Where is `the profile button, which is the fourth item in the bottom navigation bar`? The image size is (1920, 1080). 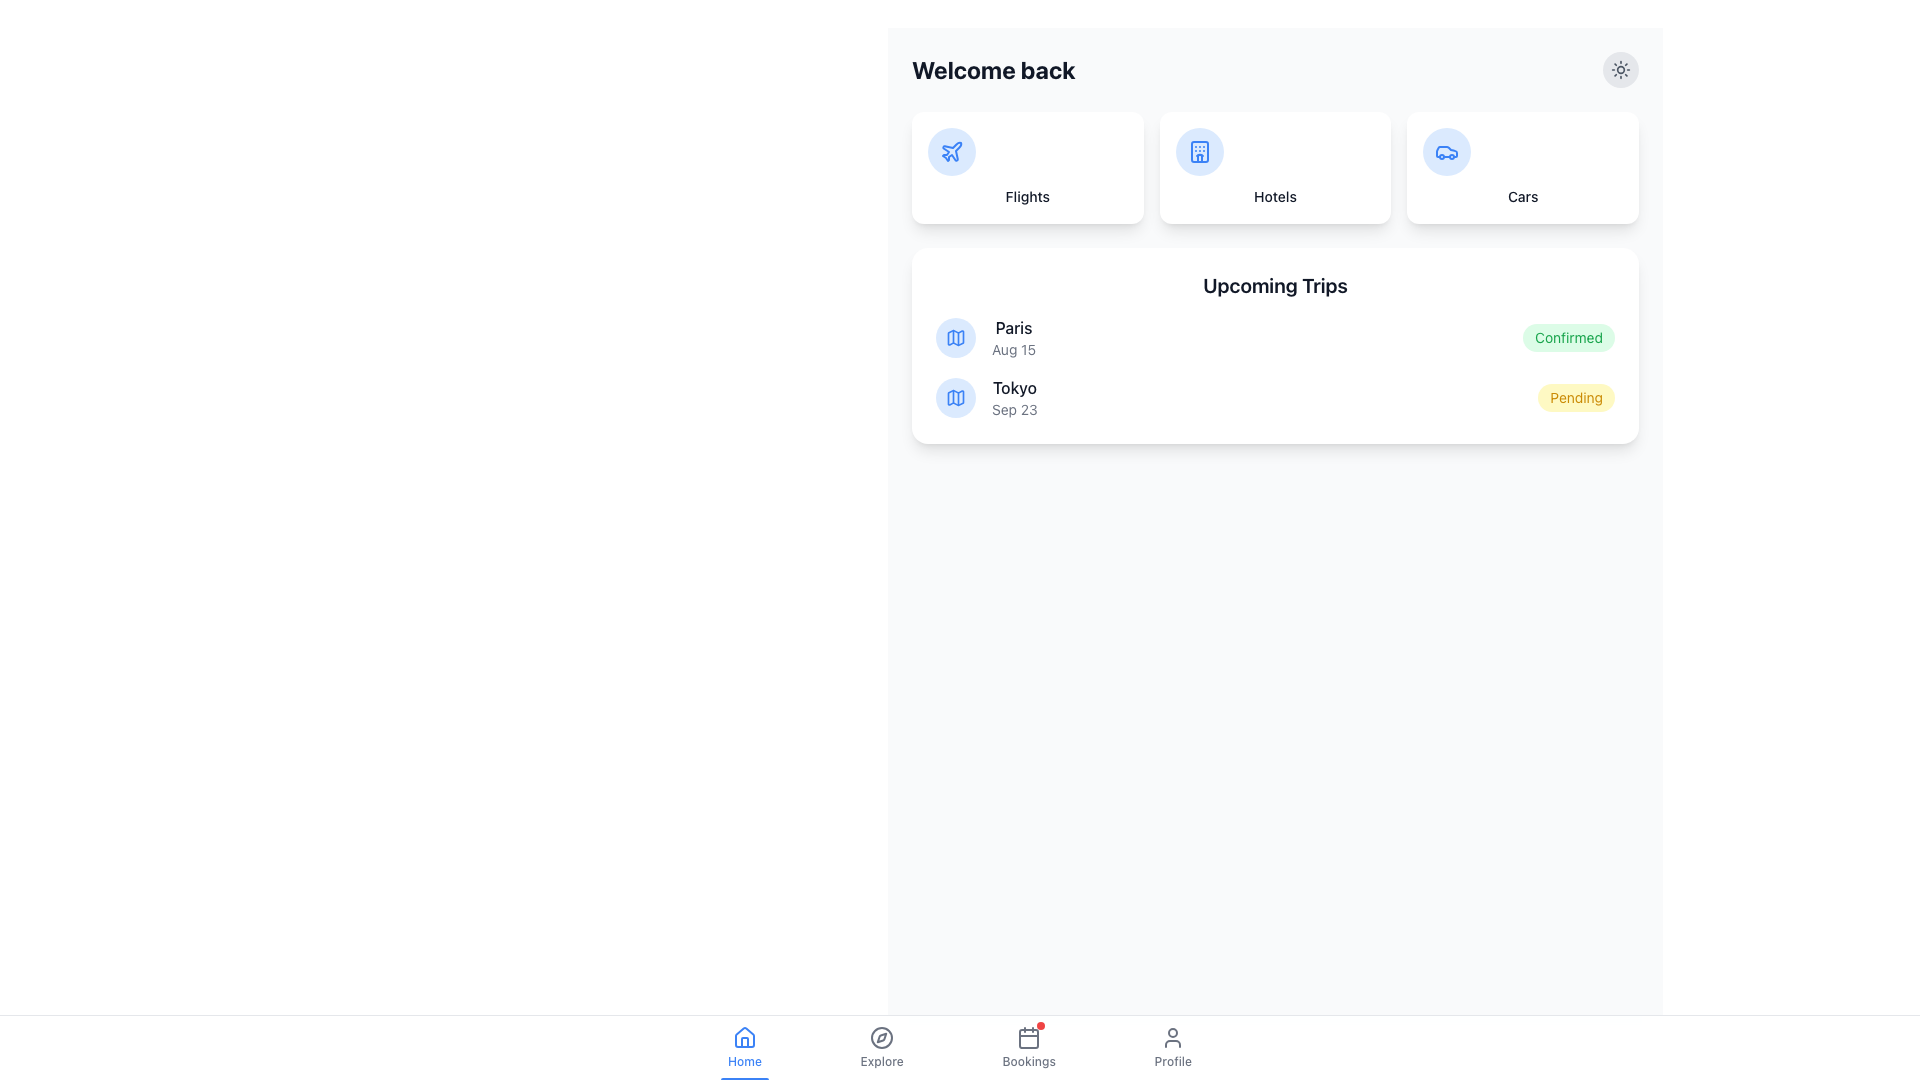 the profile button, which is the fourth item in the bottom navigation bar is located at coordinates (1173, 1047).